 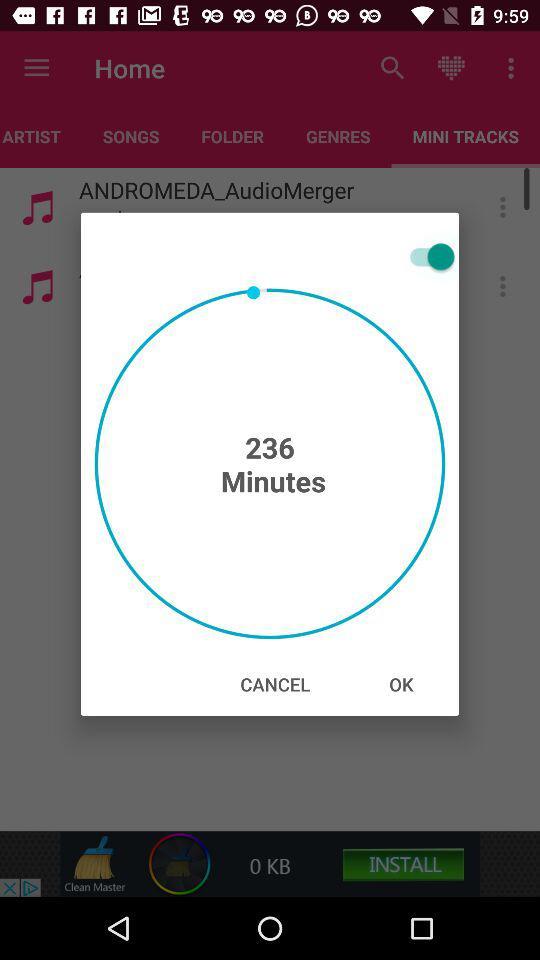 What do you see at coordinates (401, 684) in the screenshot?
I see `the icon at the bottom right corner` at bounding box center [401, 684].